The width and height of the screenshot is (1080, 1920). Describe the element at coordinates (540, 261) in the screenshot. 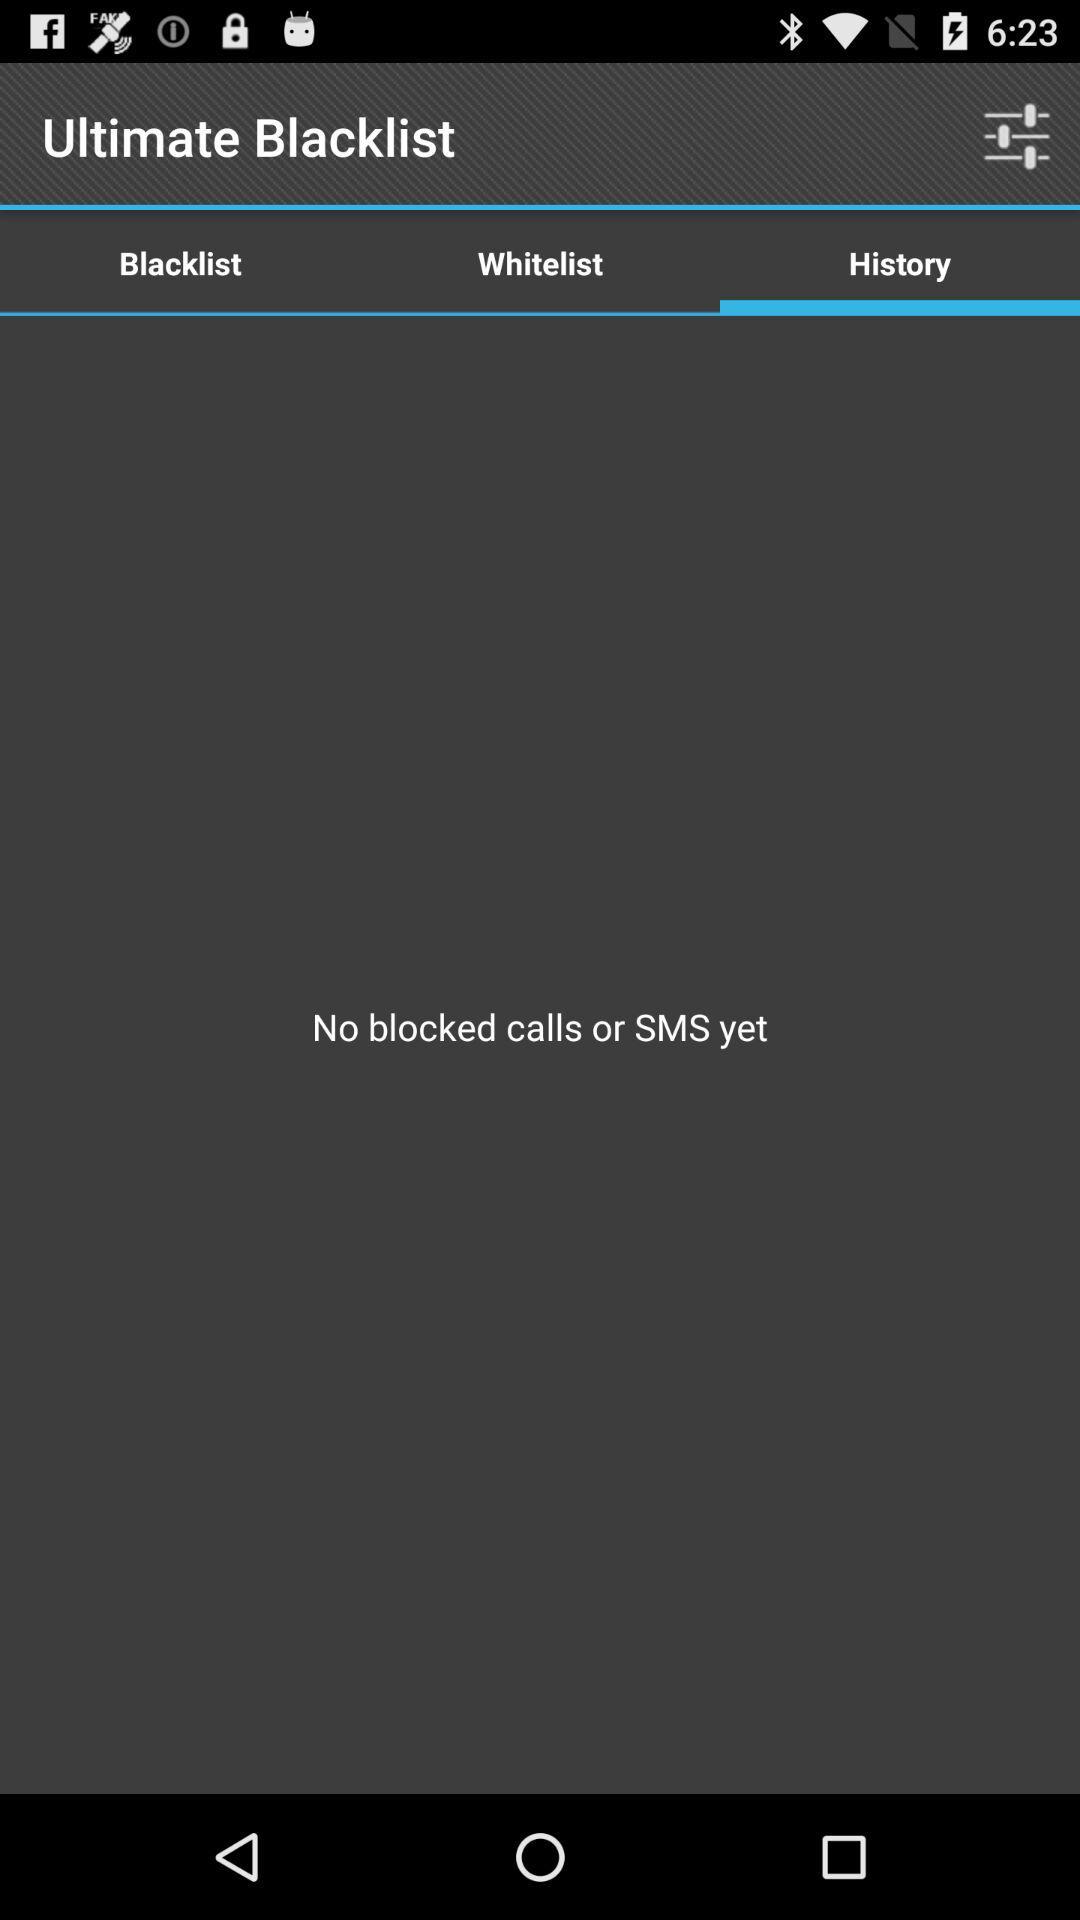

I see `the whitelist item` at that location.